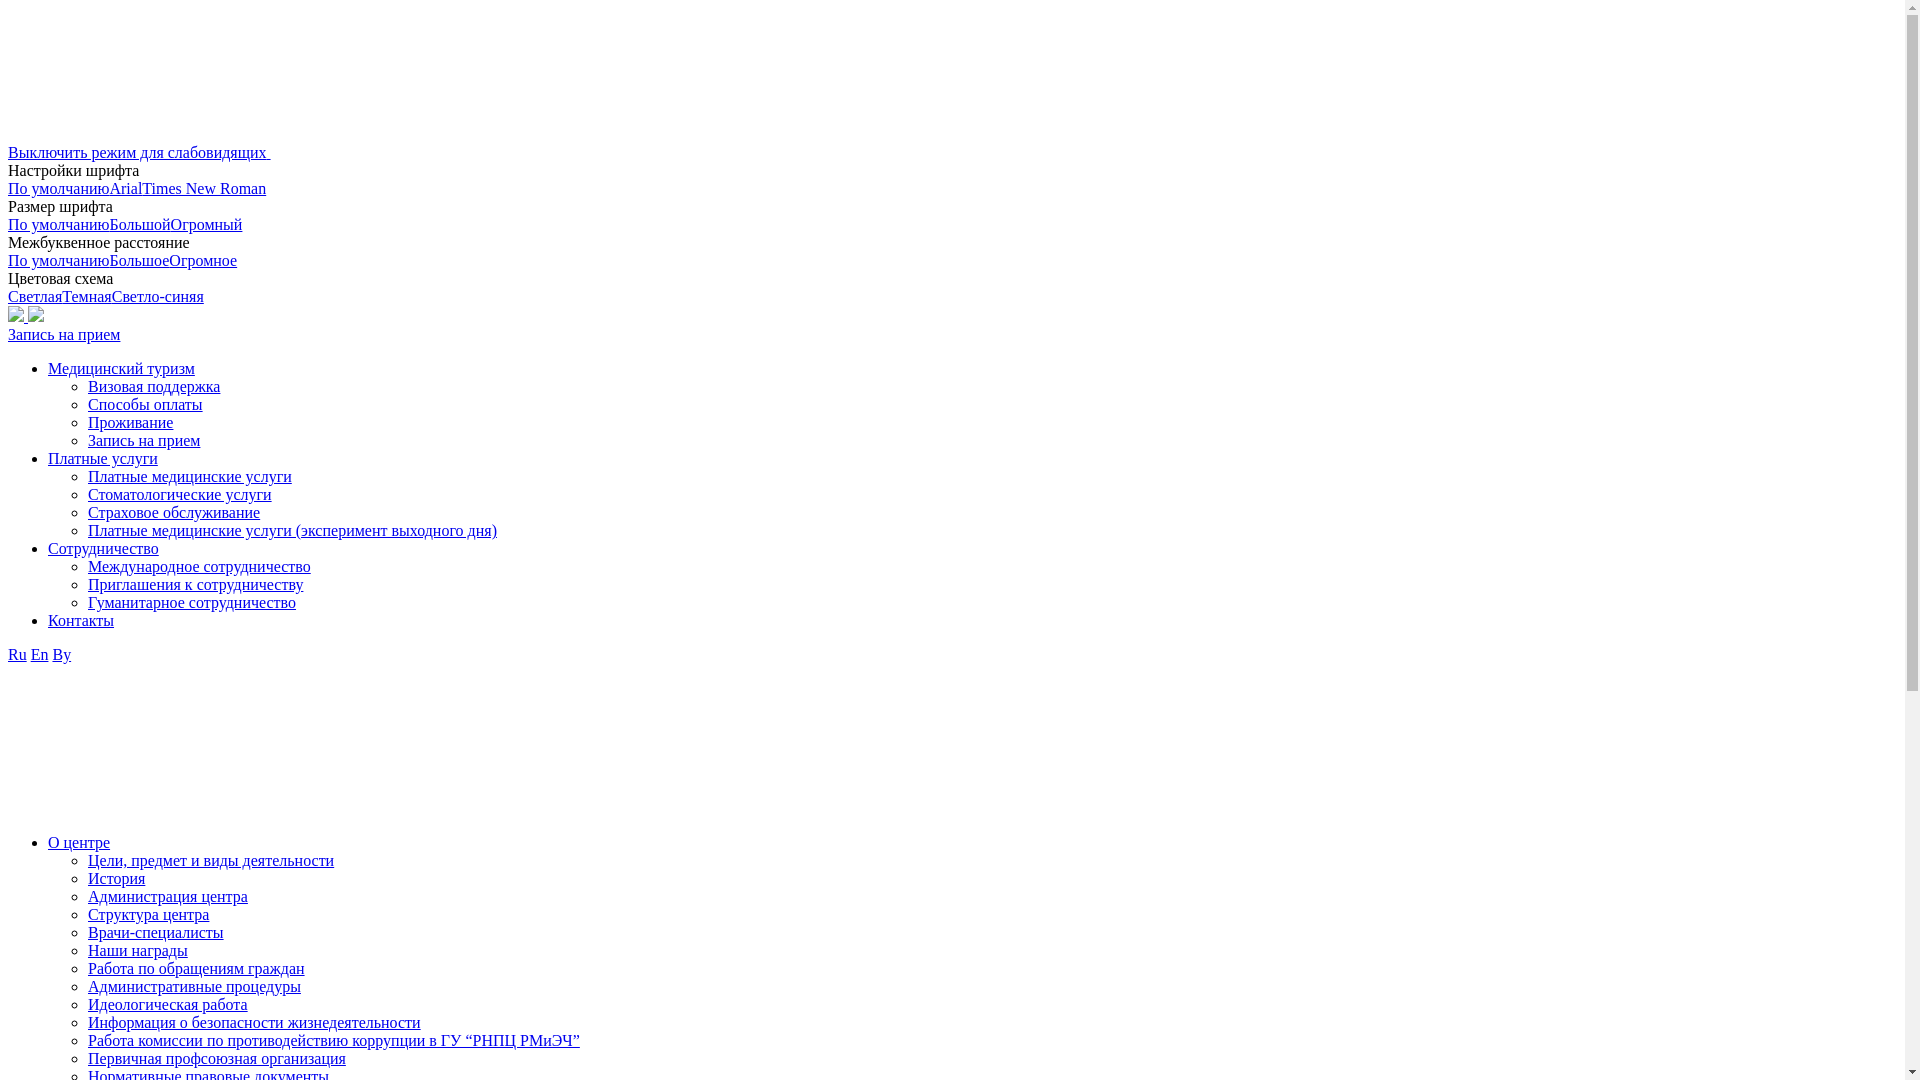  I want to click on 'Ru', so click(17, 654).